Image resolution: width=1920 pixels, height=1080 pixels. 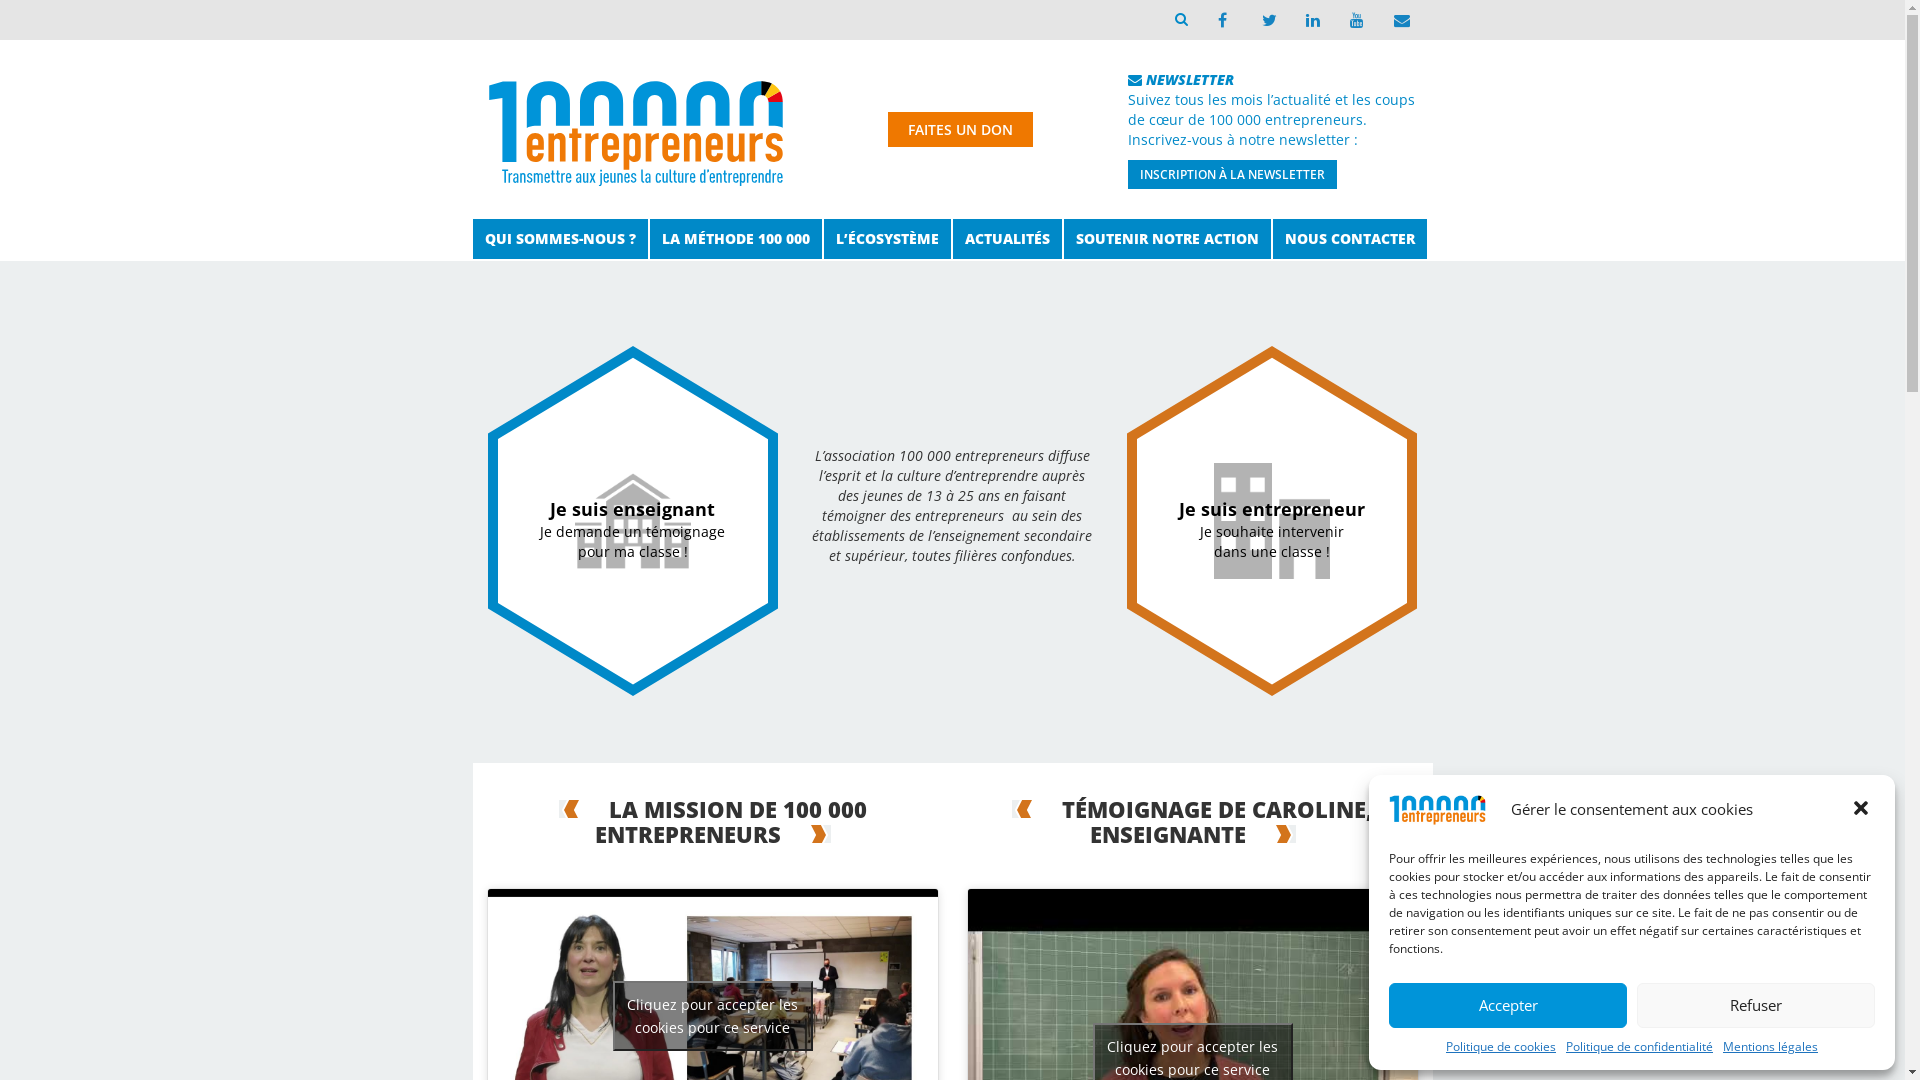 I want to click on 'Accepter', so click(x=1507, y=1005).